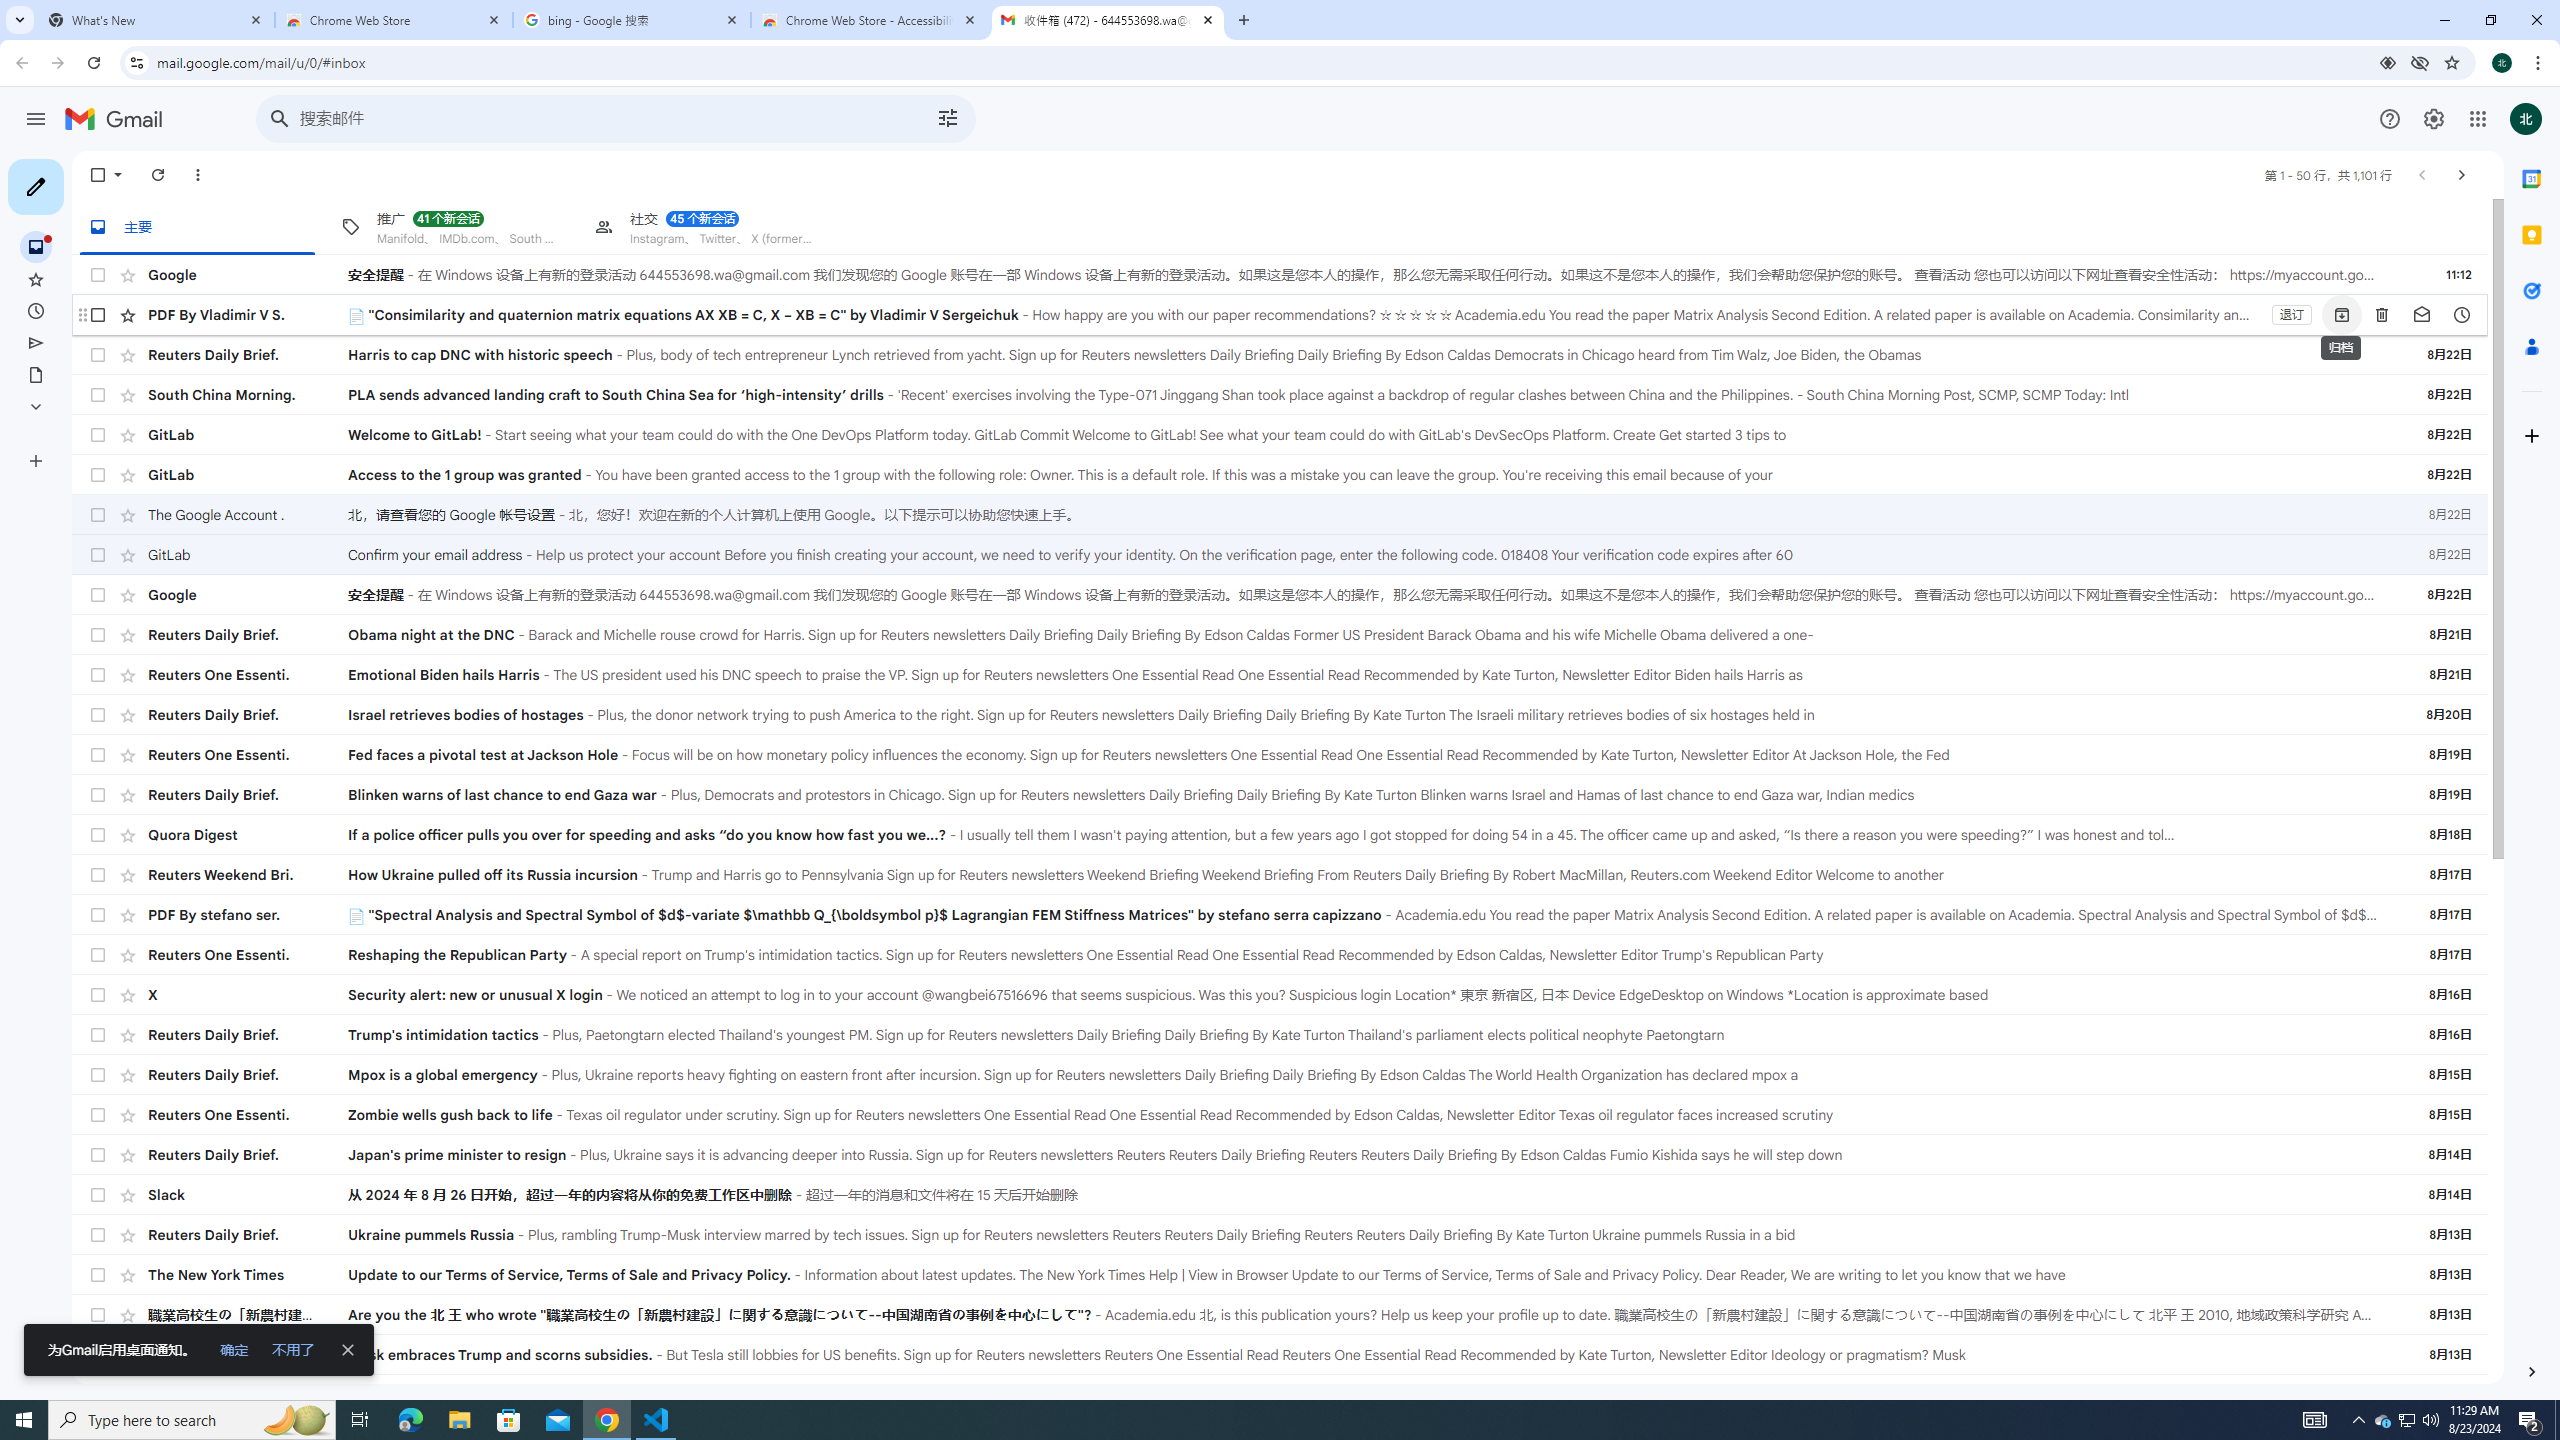 The image size is (2560, 1440). I want to click on 'PDF By stefano ser.', so click(248, 914).